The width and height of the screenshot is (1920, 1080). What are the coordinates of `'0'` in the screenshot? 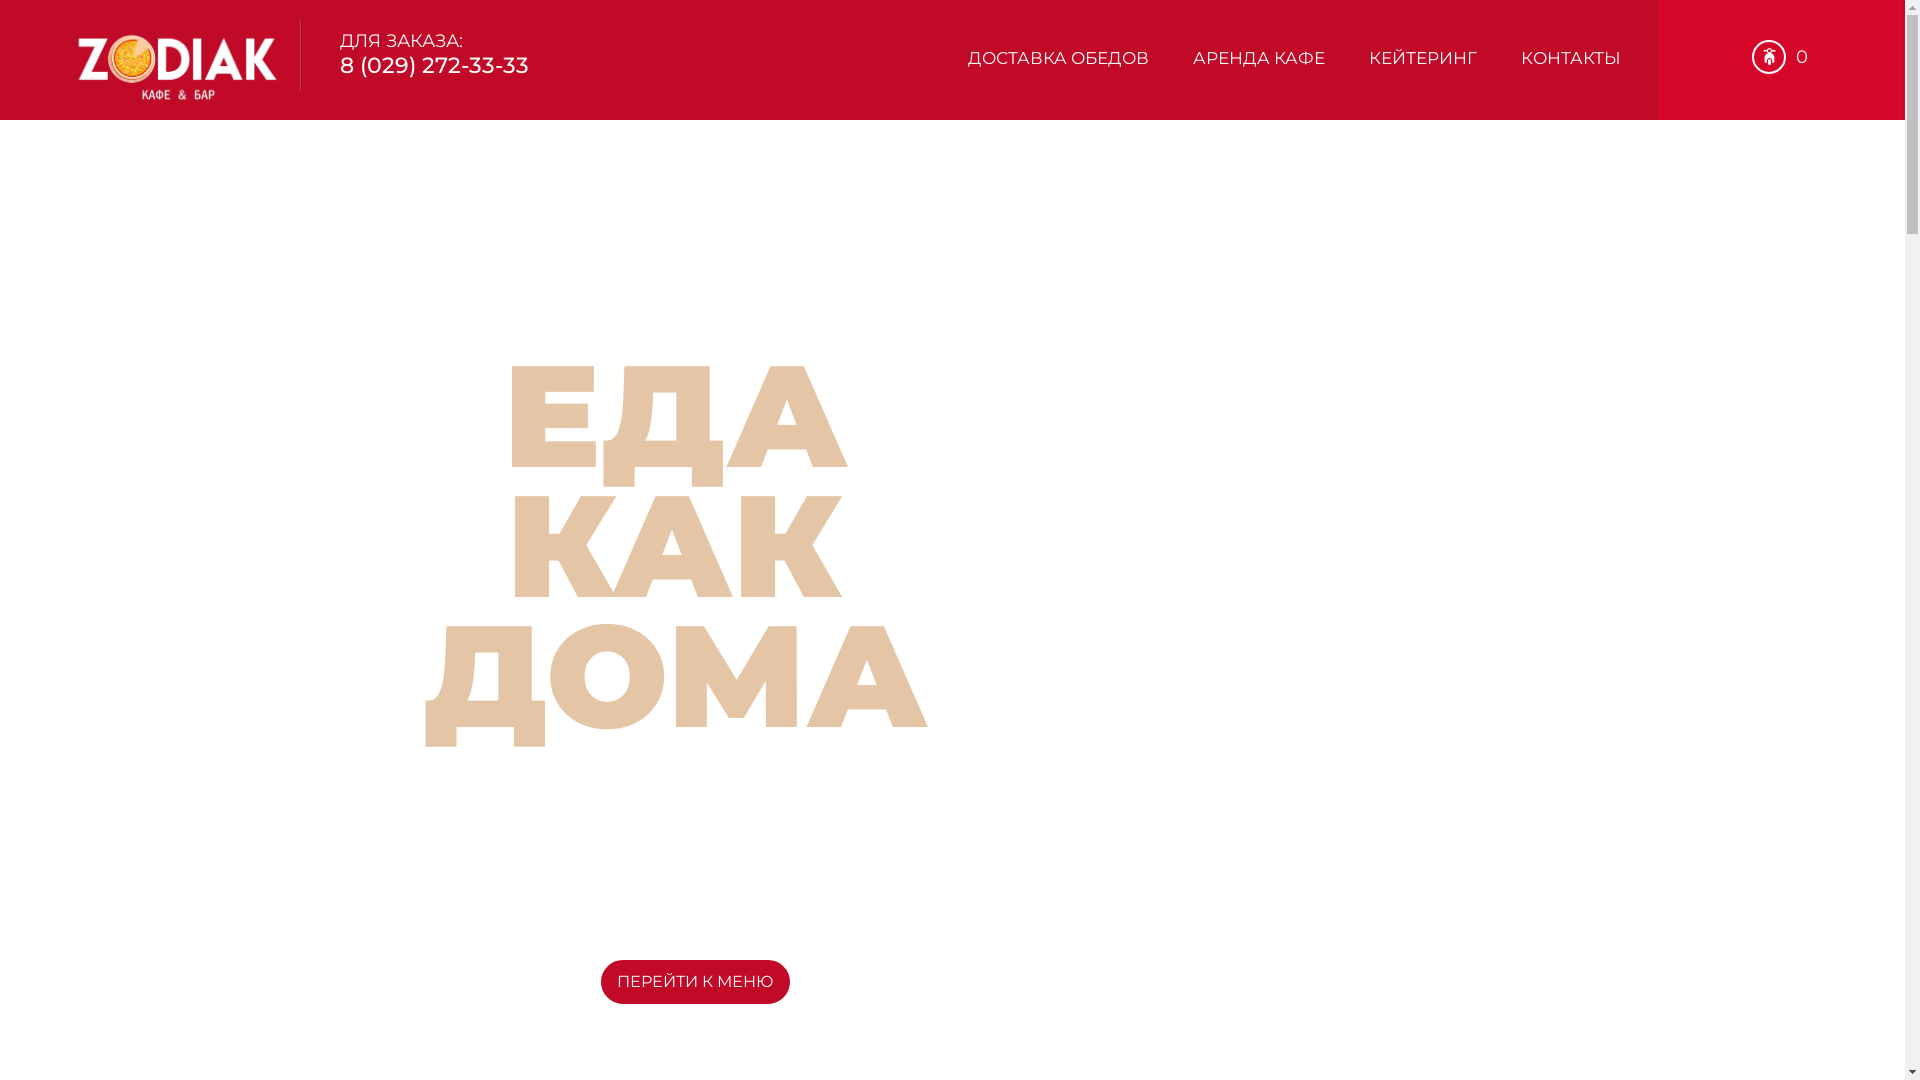 It's located at (1780, 56).